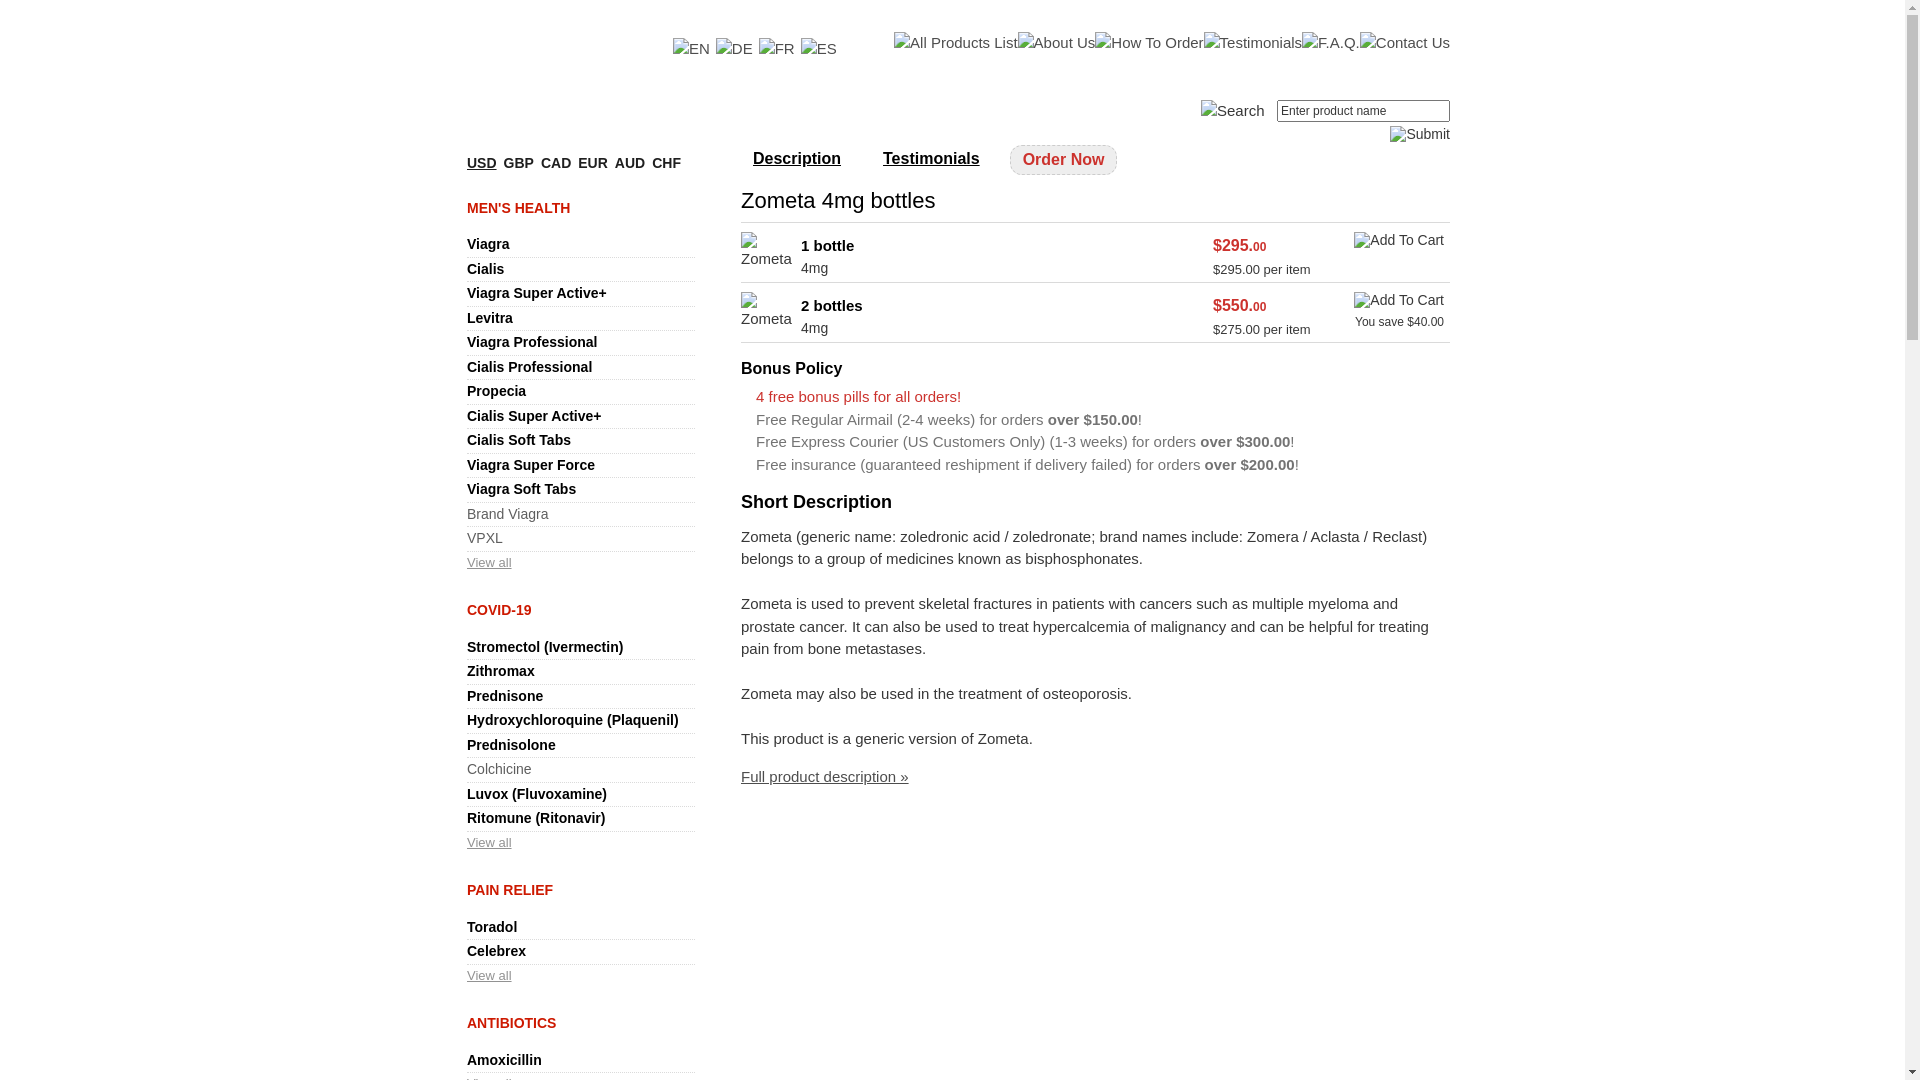 The width and height of the screenshot is (1920, 1080). Describe the element at coordinates (465, 1022) in the screenshot. I see `'ANTIBIOTICS'` at that location.